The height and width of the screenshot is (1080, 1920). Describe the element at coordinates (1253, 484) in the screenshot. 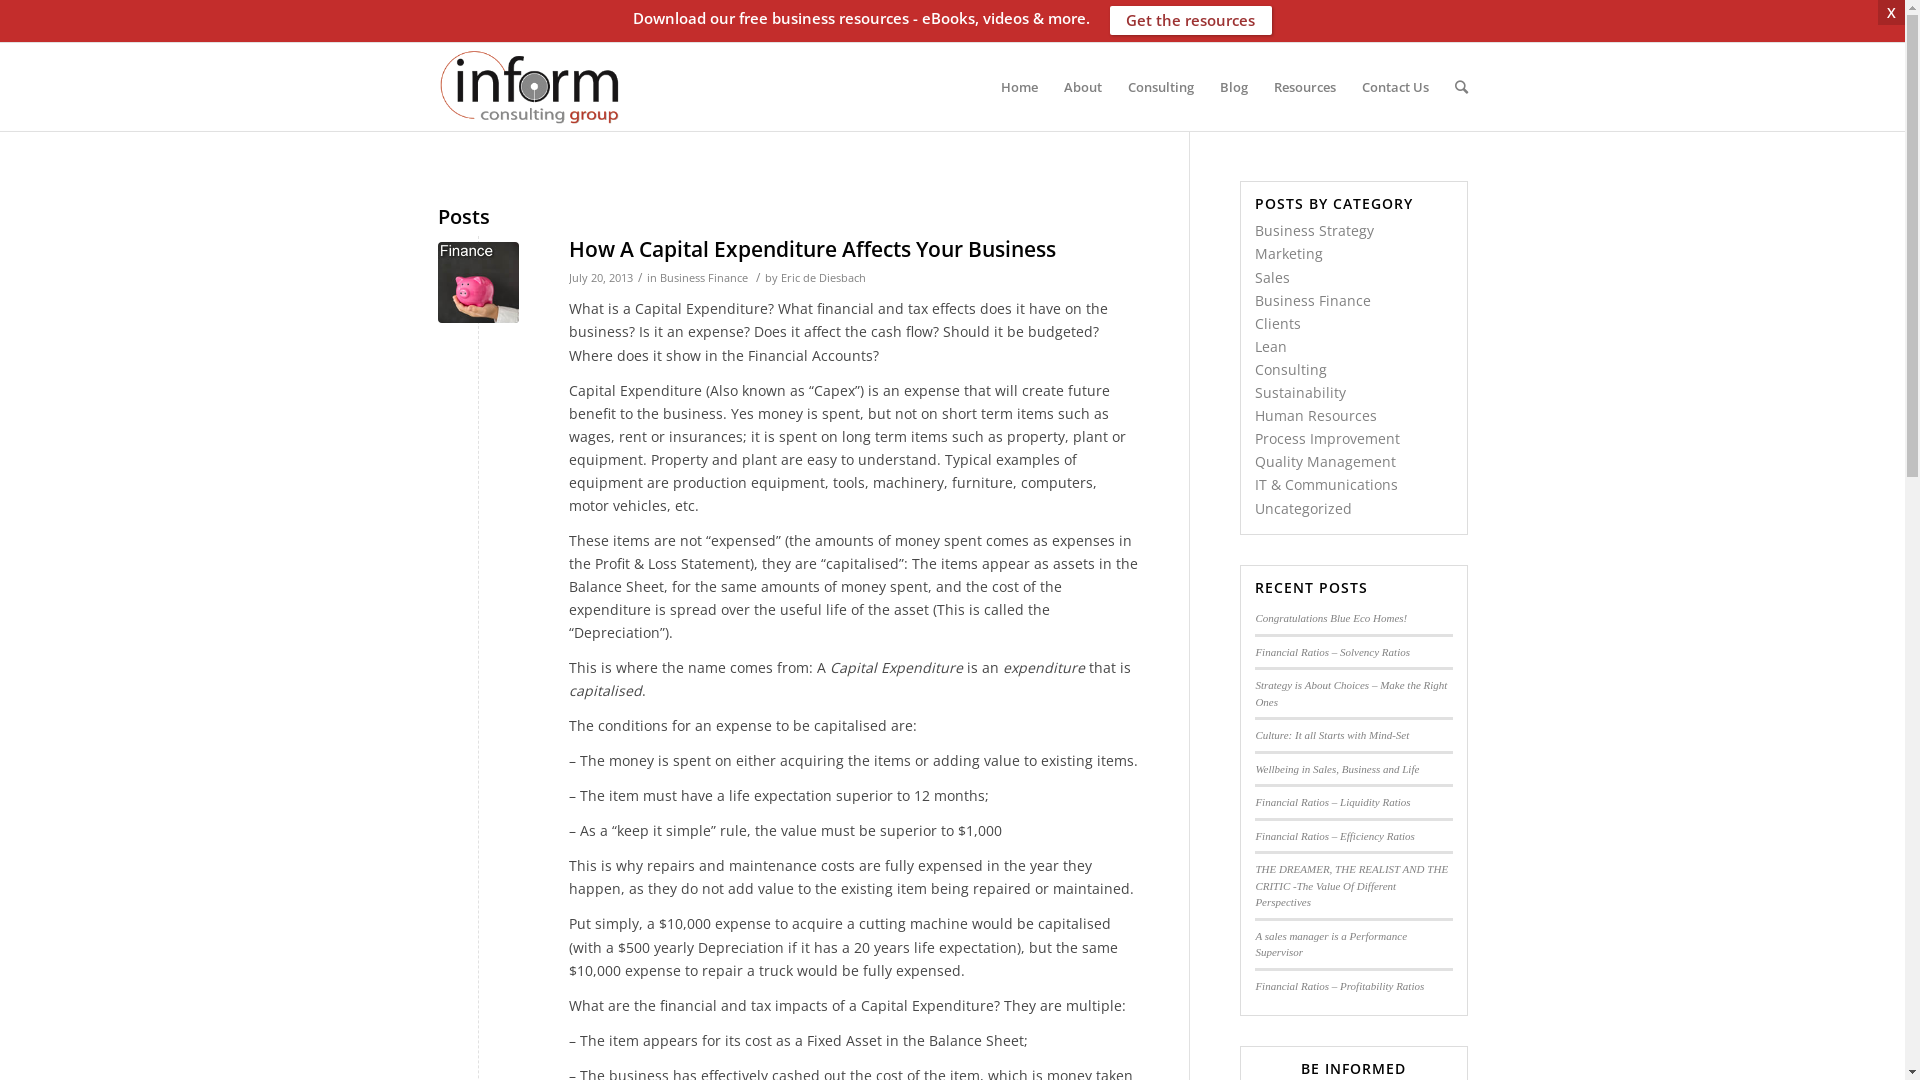

I see `'IT & Communications'` at that location.